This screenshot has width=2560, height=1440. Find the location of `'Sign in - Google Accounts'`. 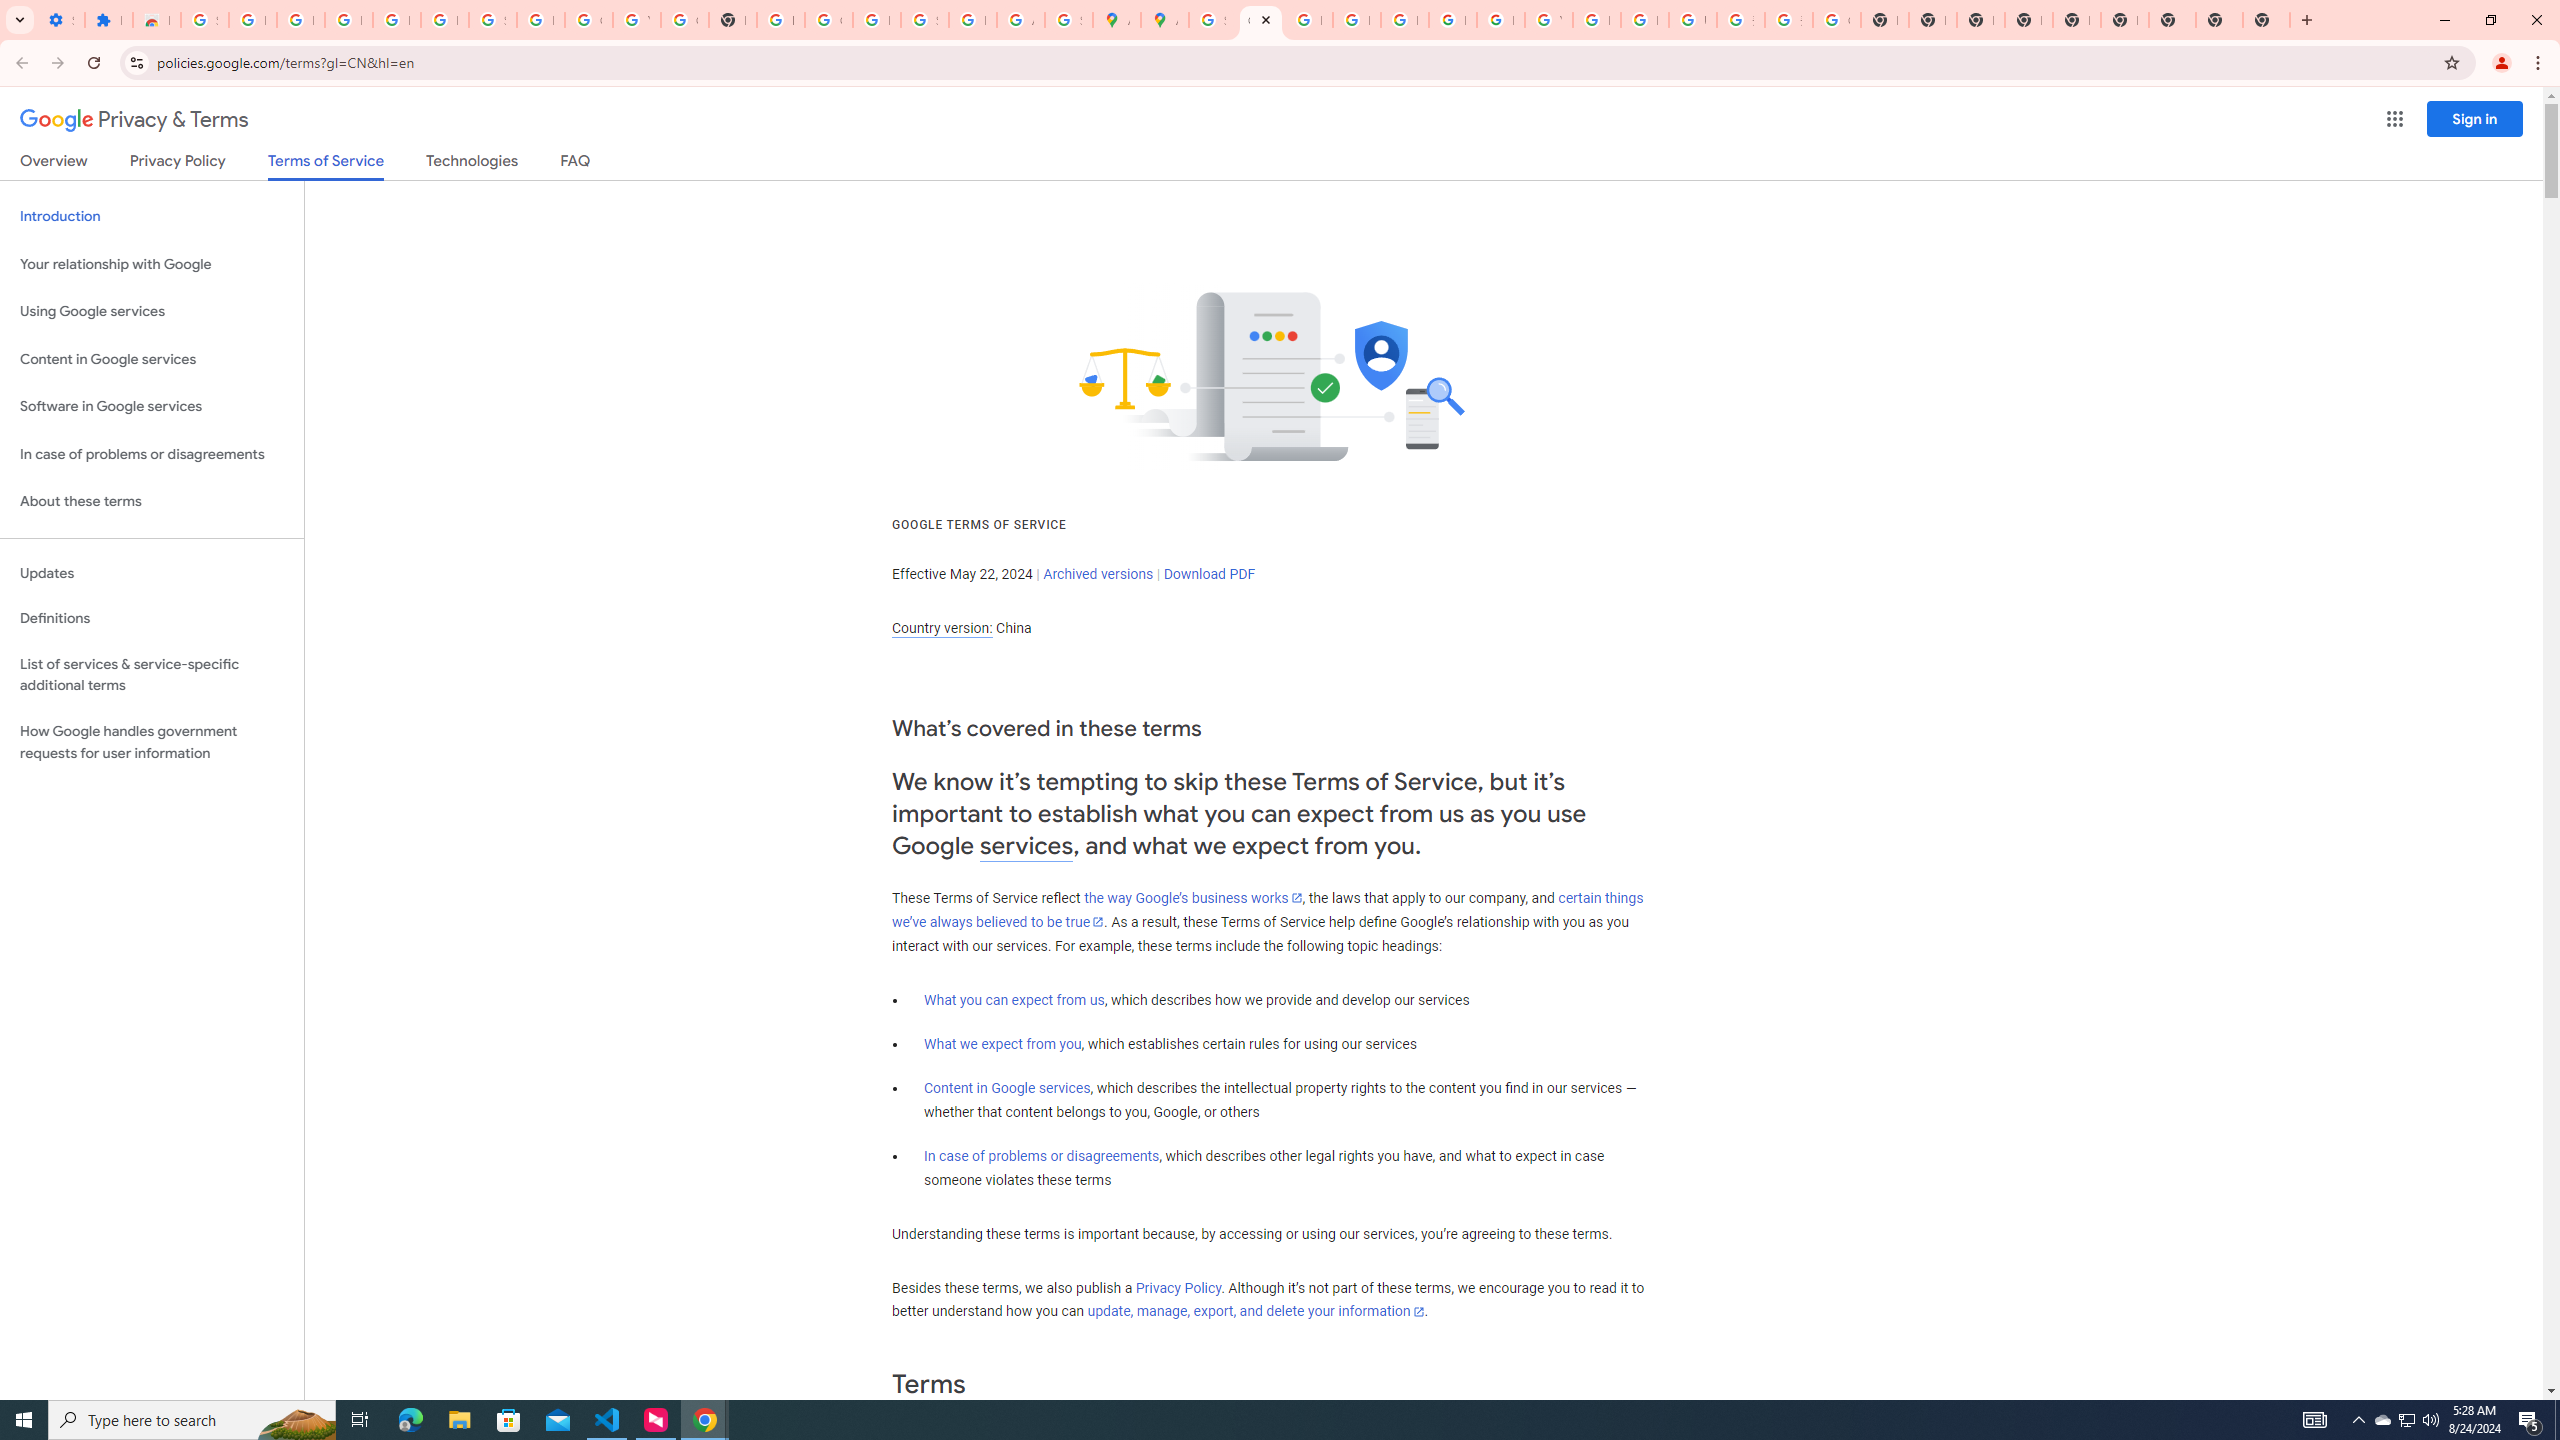

'Sign in - Google Accounts' is located at coordinates (492, 19).